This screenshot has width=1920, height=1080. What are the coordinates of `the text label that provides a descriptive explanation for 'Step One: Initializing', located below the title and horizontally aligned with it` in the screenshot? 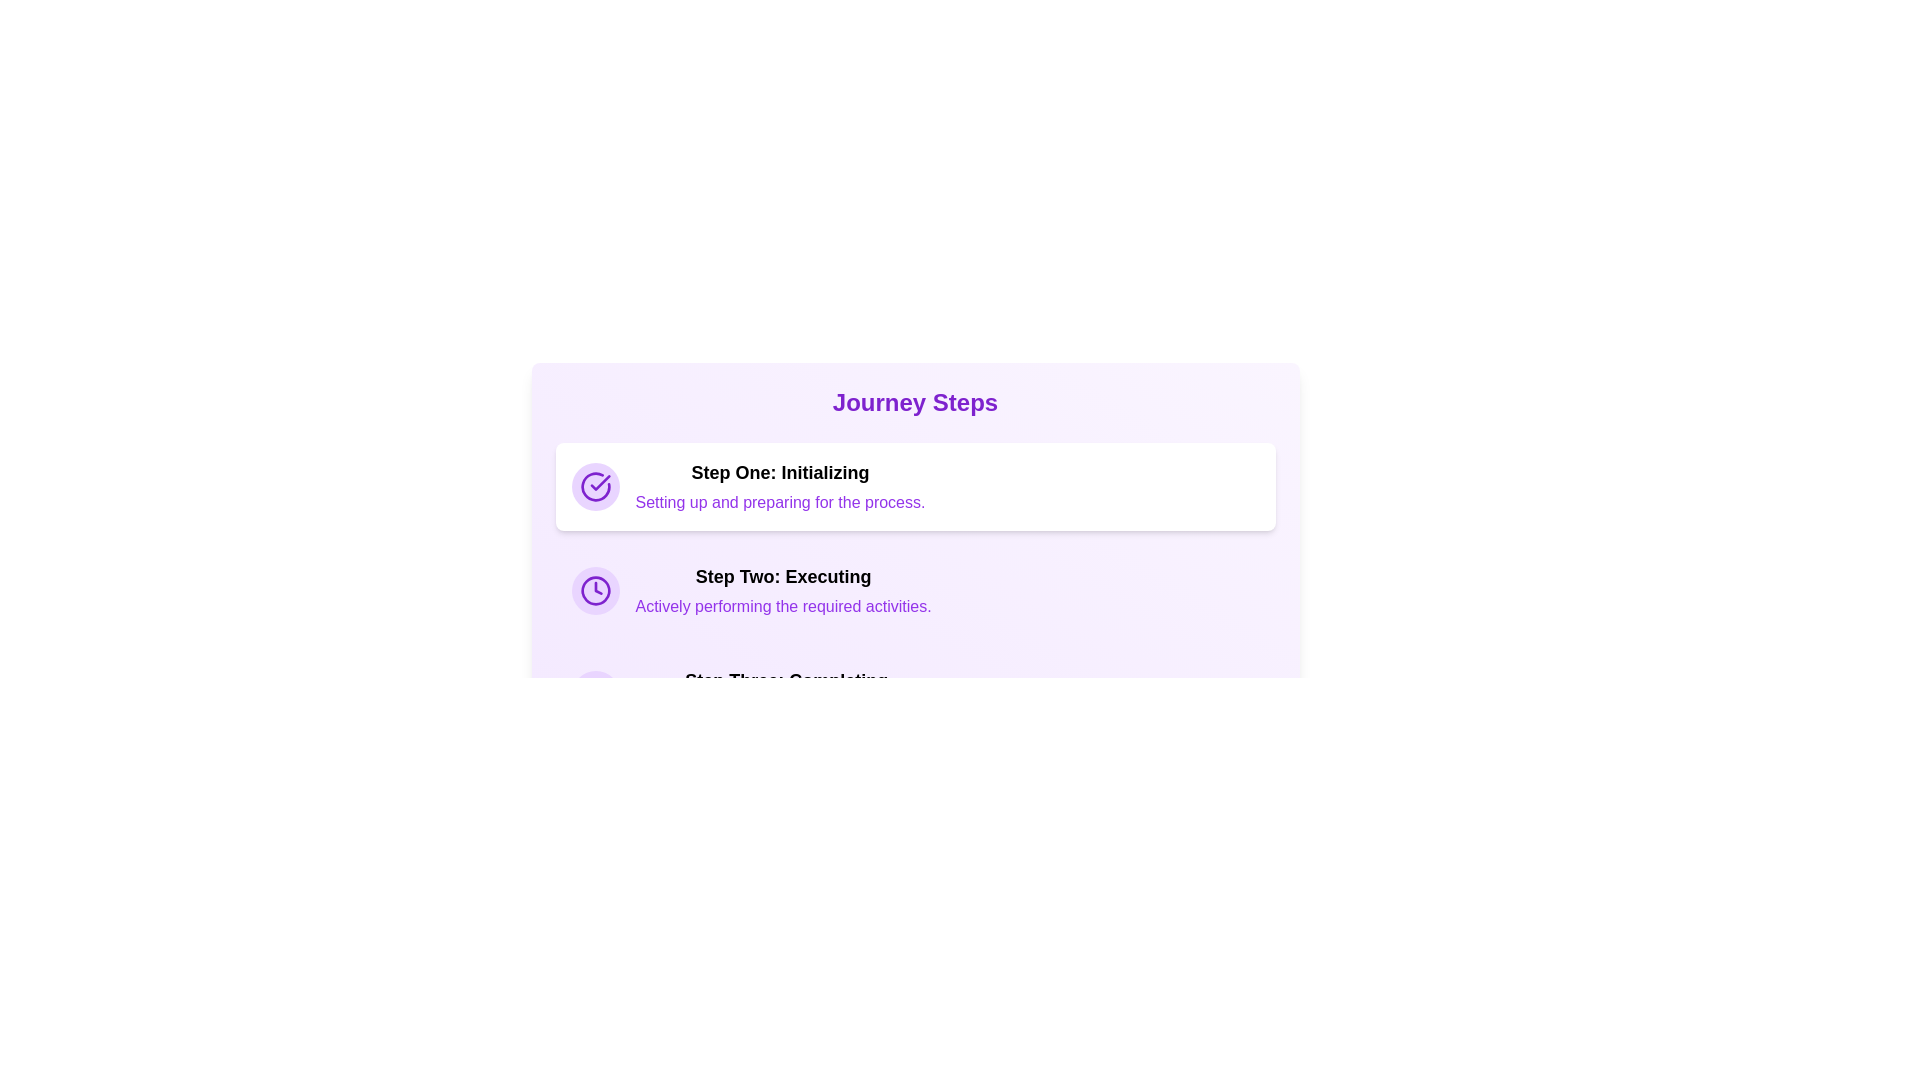 It's located at (779, 501).